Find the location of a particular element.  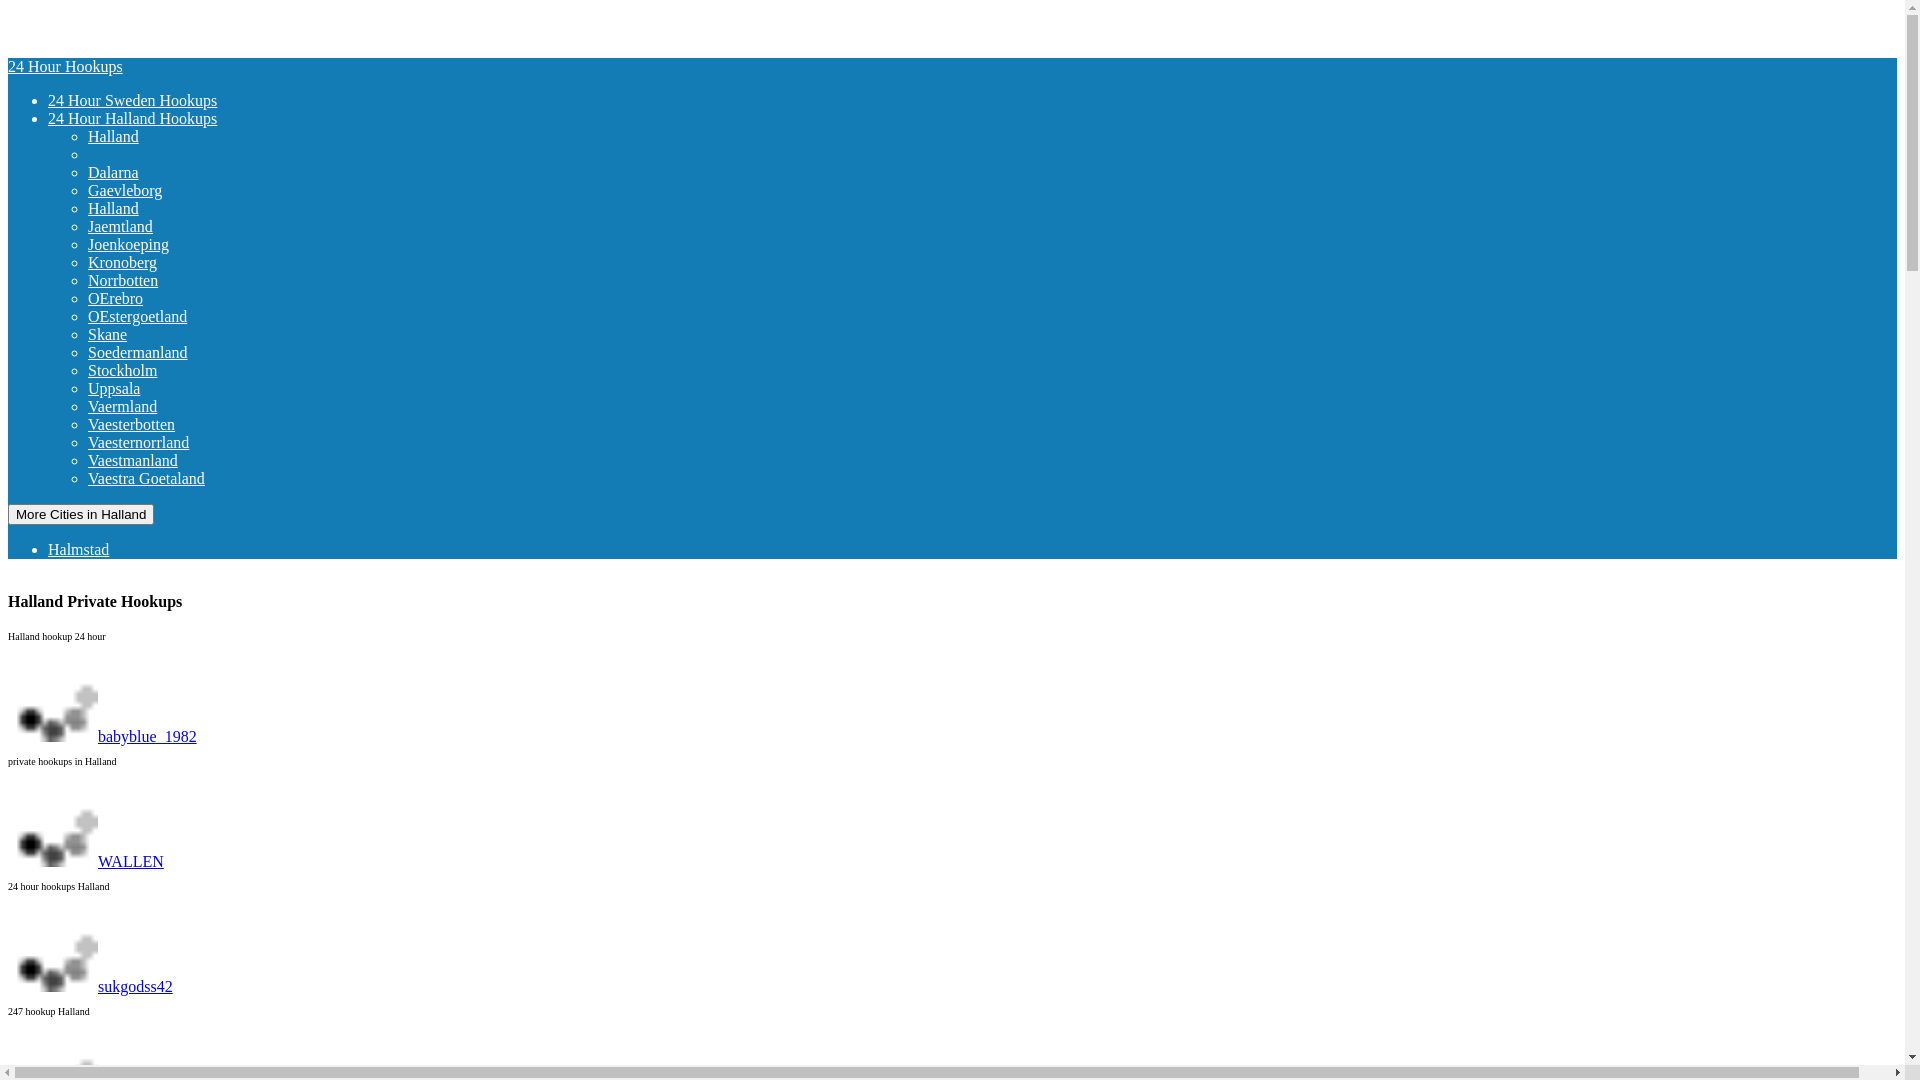

'sukgodss42' is located at coordinates (89, 985).